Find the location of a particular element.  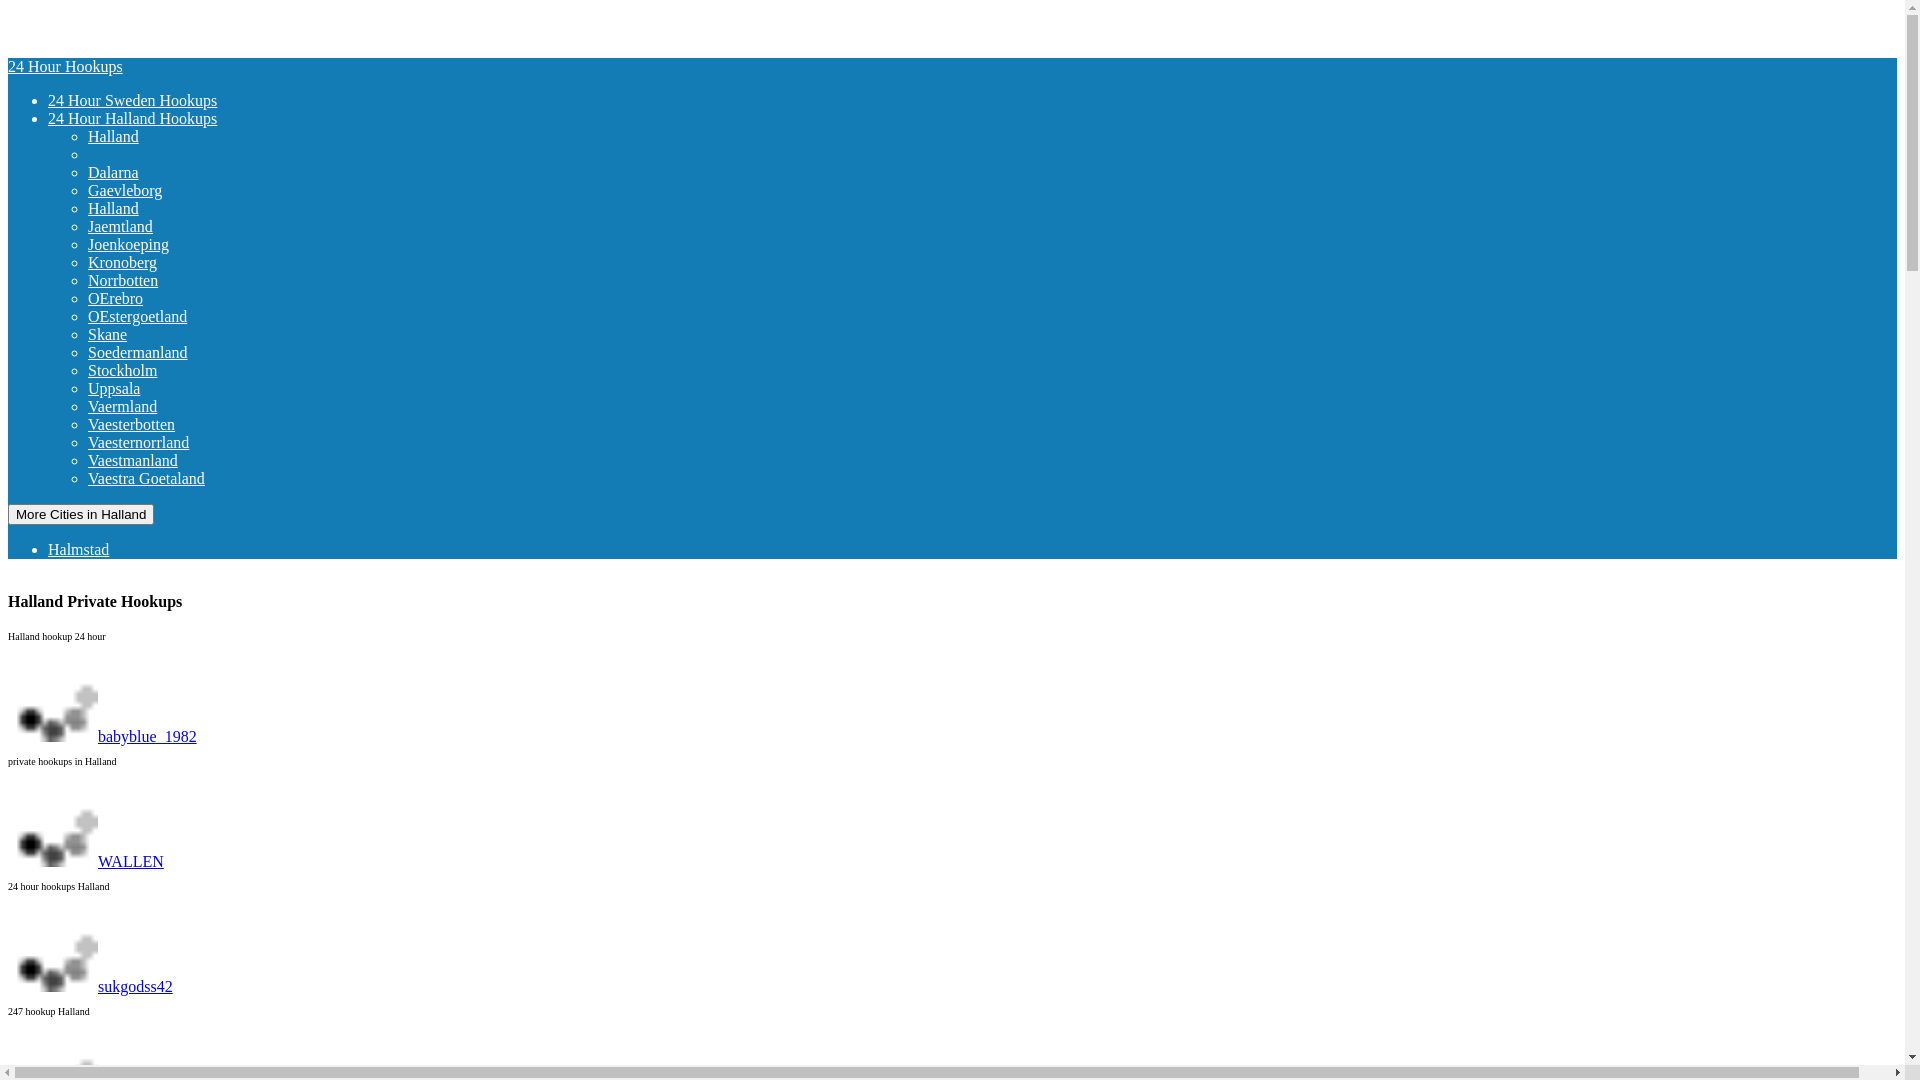

'sukgodss42' is located at coordinates (89, 985).